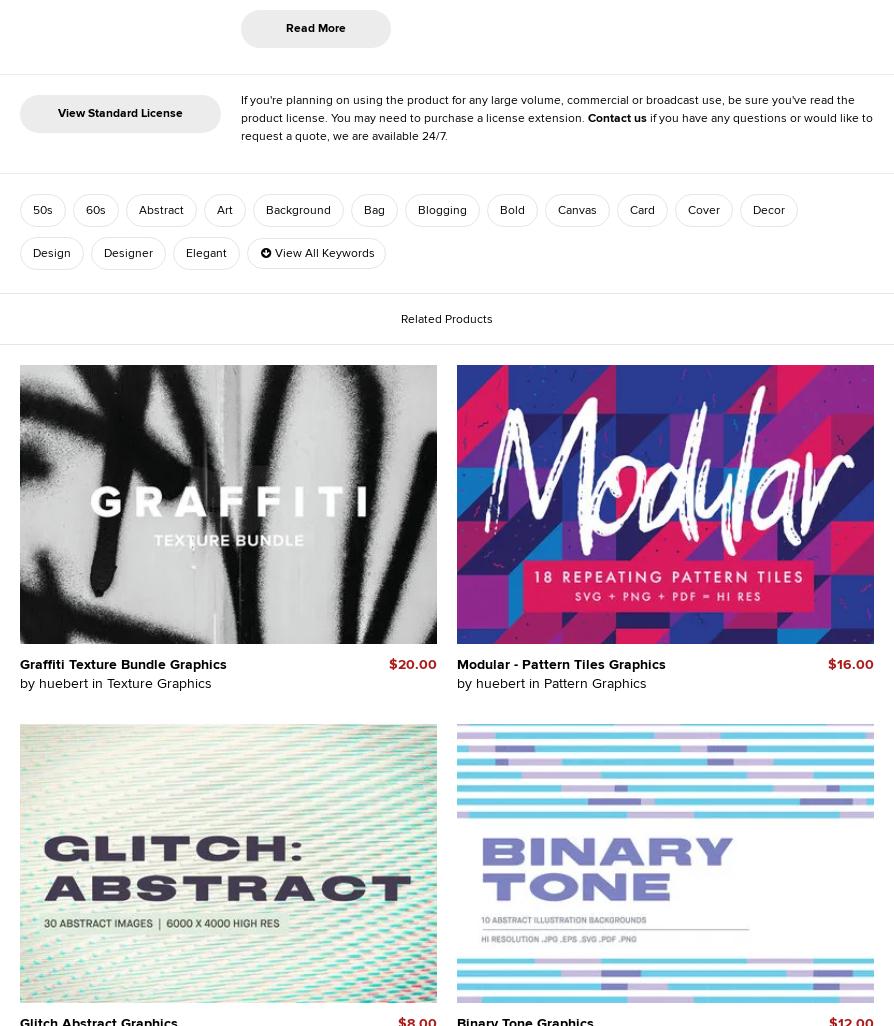 The image size is (894, 1026). Describe the element at coordinates (361, 156) in the screenshot. I see `'2703'` at that location.